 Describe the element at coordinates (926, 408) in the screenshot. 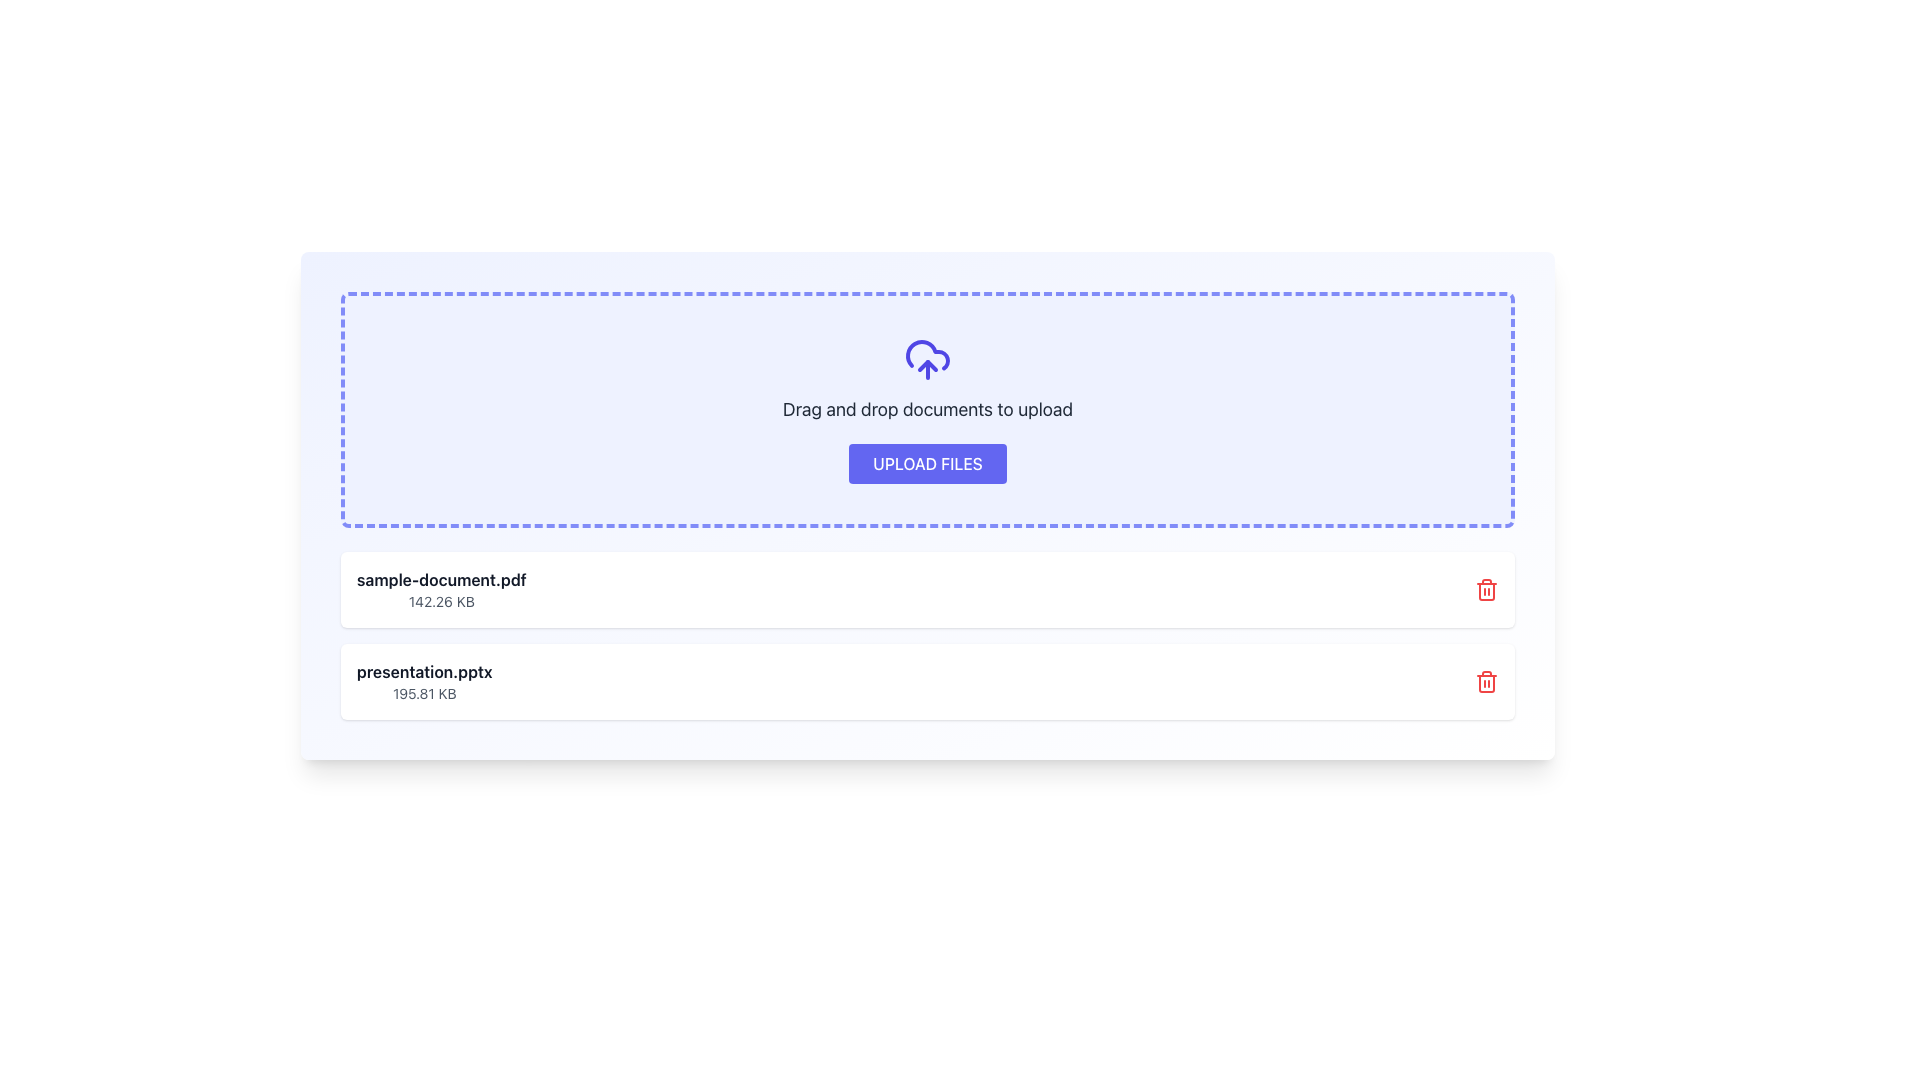

I see `the Text Label element that reads 'Drag and drop documents to upload', which is centrally aligned below a cloud upload icon and above an 'Upload files' button` at that location.